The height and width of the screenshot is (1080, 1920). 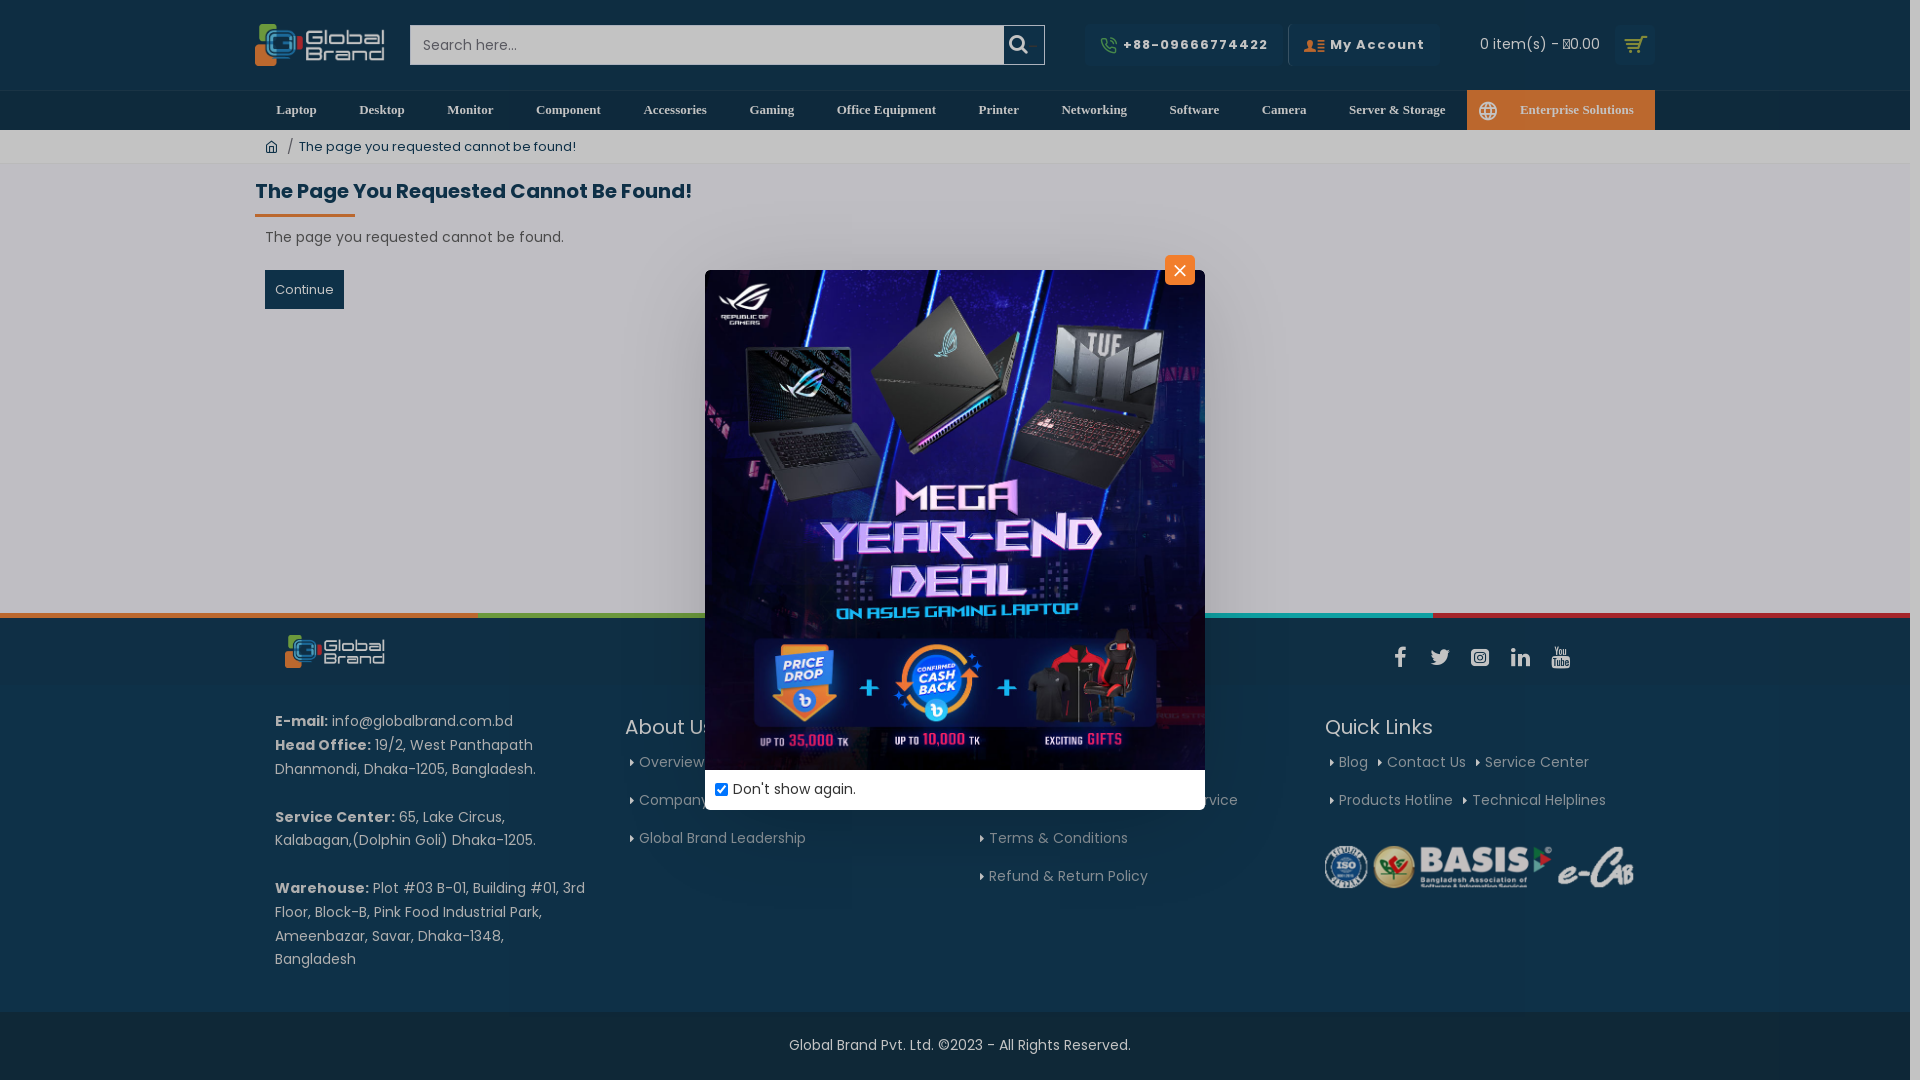 What do you see at coordinates (1329, 763) in the screenshot?
I see `'Blog'` at bounding box center [1329, 763].